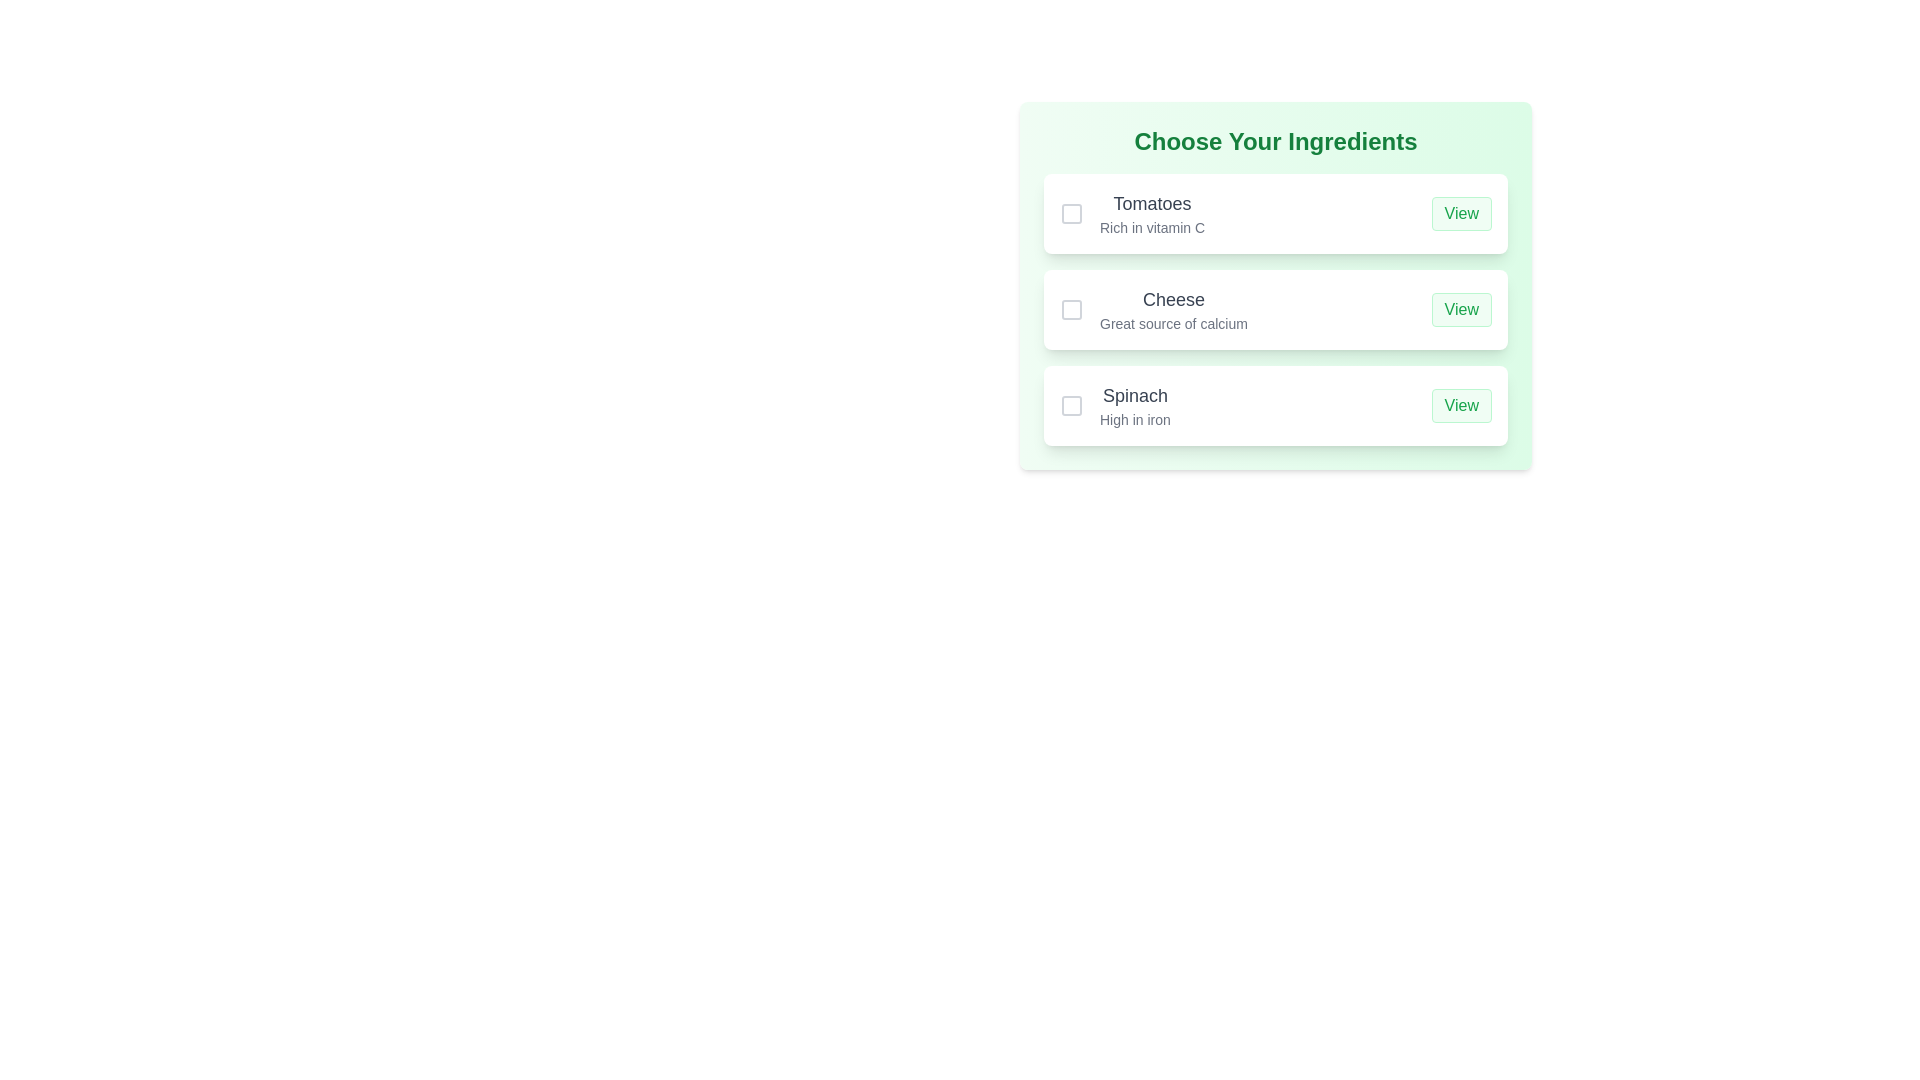  I want to click on the decorative rectangle within the unchecked checkbox SVG icon located to the left of the text 'Tomatoes' in the ingredient list, so click(1070, 213).